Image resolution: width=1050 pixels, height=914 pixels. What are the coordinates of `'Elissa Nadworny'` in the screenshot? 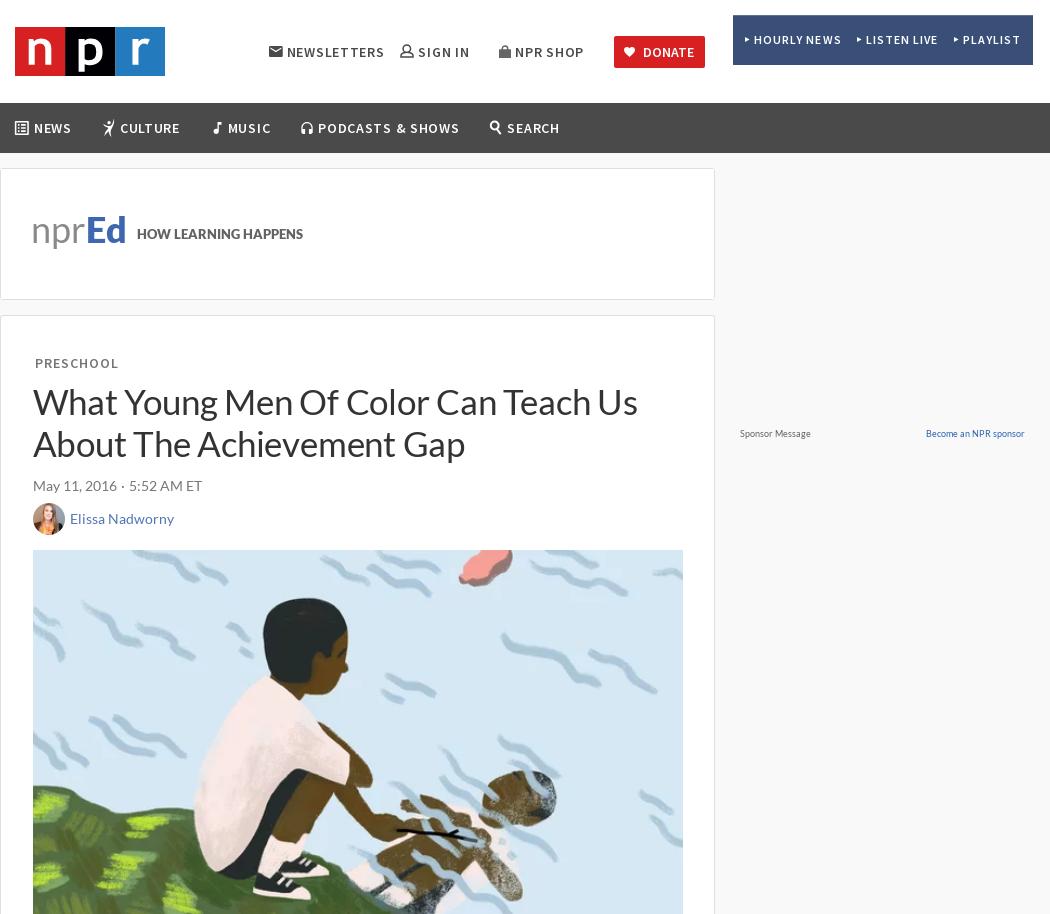 It's located at (119, 517).